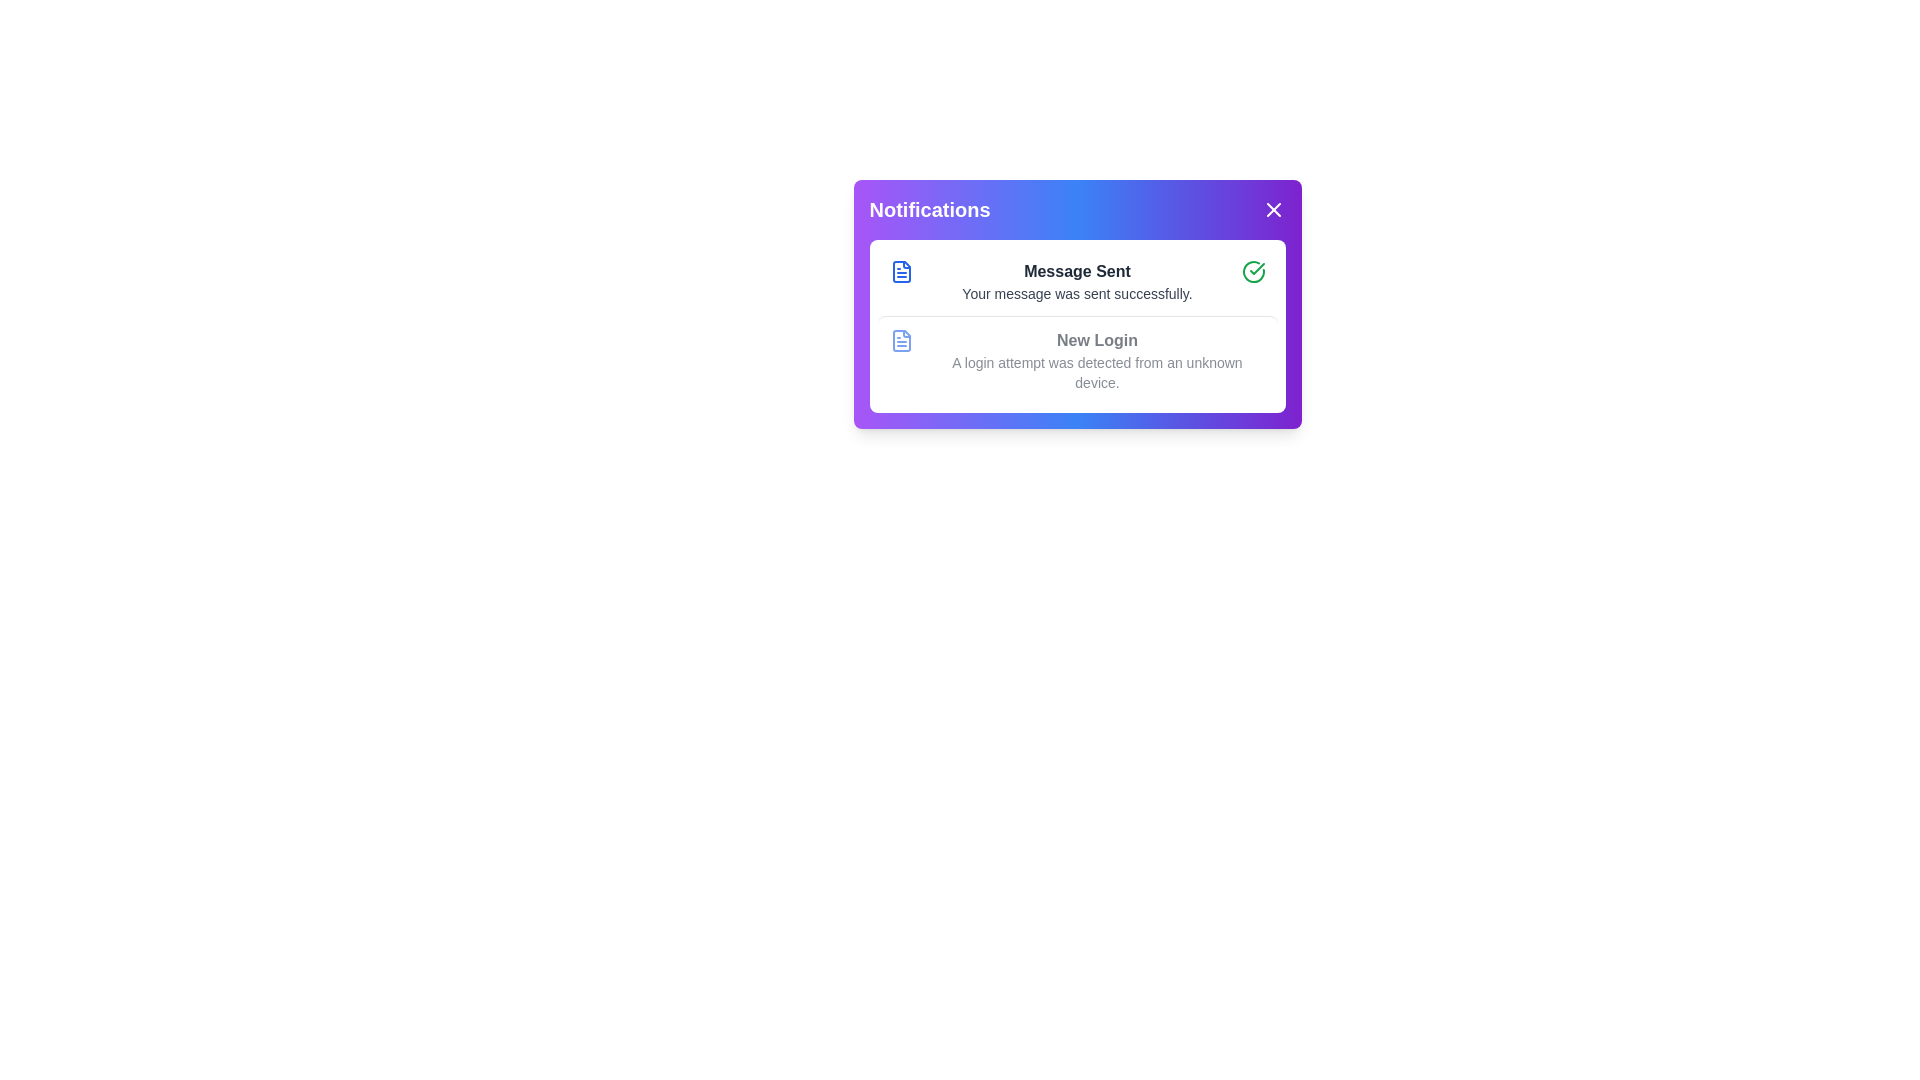  Describe the element at coordinates (1272, 209) in the screenshot. I see `the close (cross) icon located at the top-right corner of the notification card, which is part of the purple header bar labeled 'Notifications'` at that location.